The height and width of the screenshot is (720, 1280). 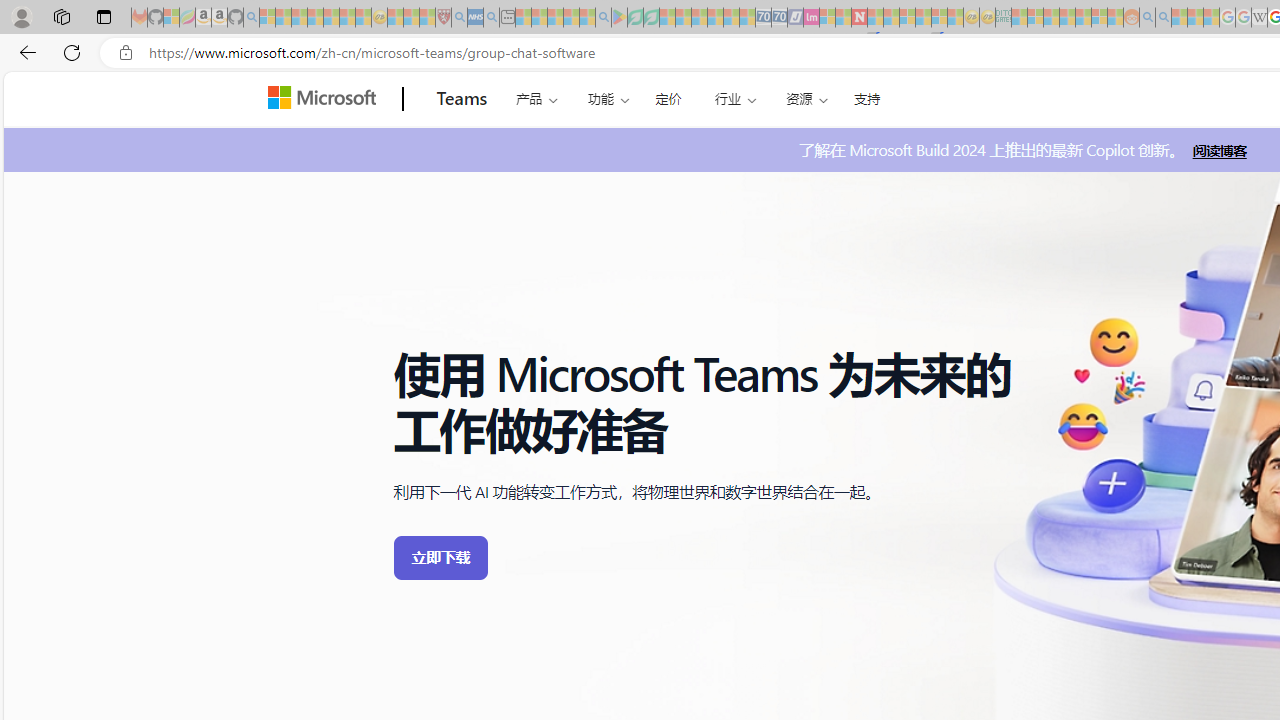 I want to click on 'Teams', so click(x=461, y=99).